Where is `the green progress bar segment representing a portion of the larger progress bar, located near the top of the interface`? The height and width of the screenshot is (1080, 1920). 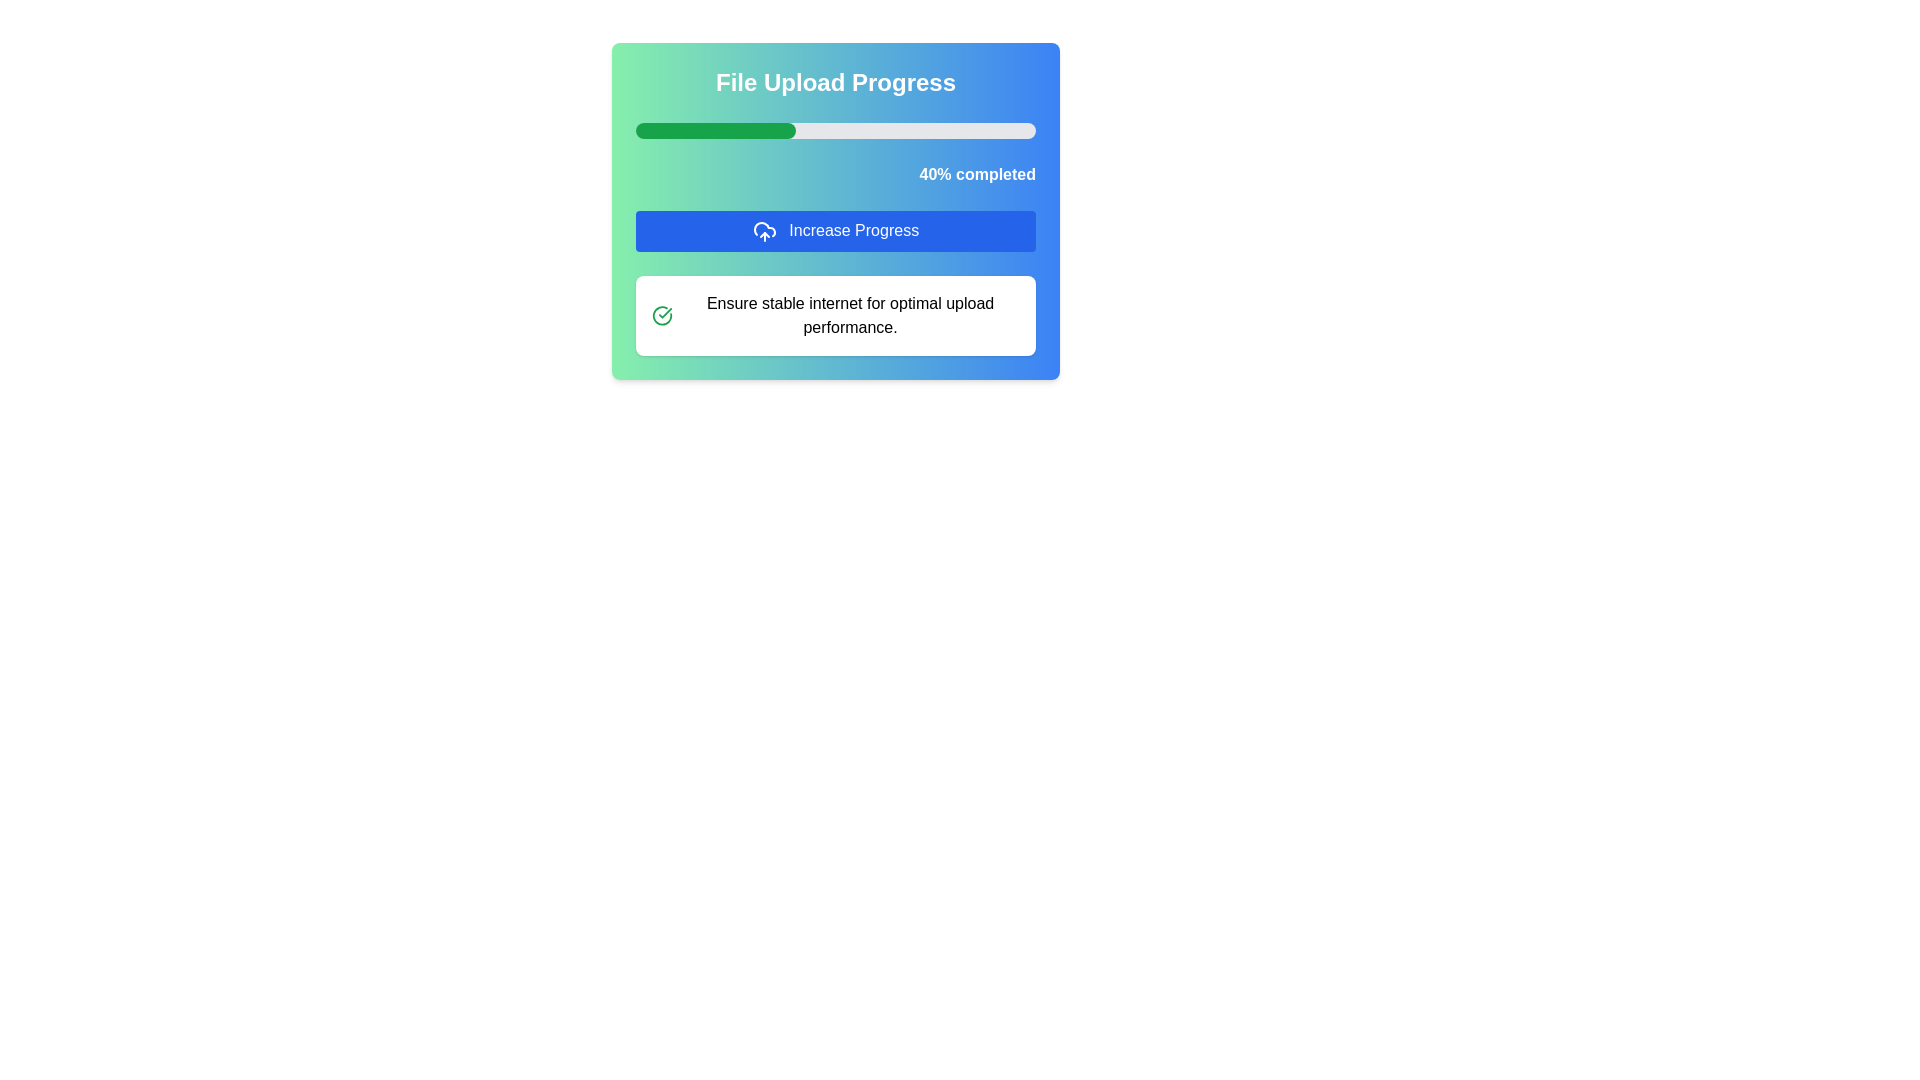 the green progress bar segment representing a portion of the larger progress bar, located near the top of the interface is located at coordinates (715, 131).